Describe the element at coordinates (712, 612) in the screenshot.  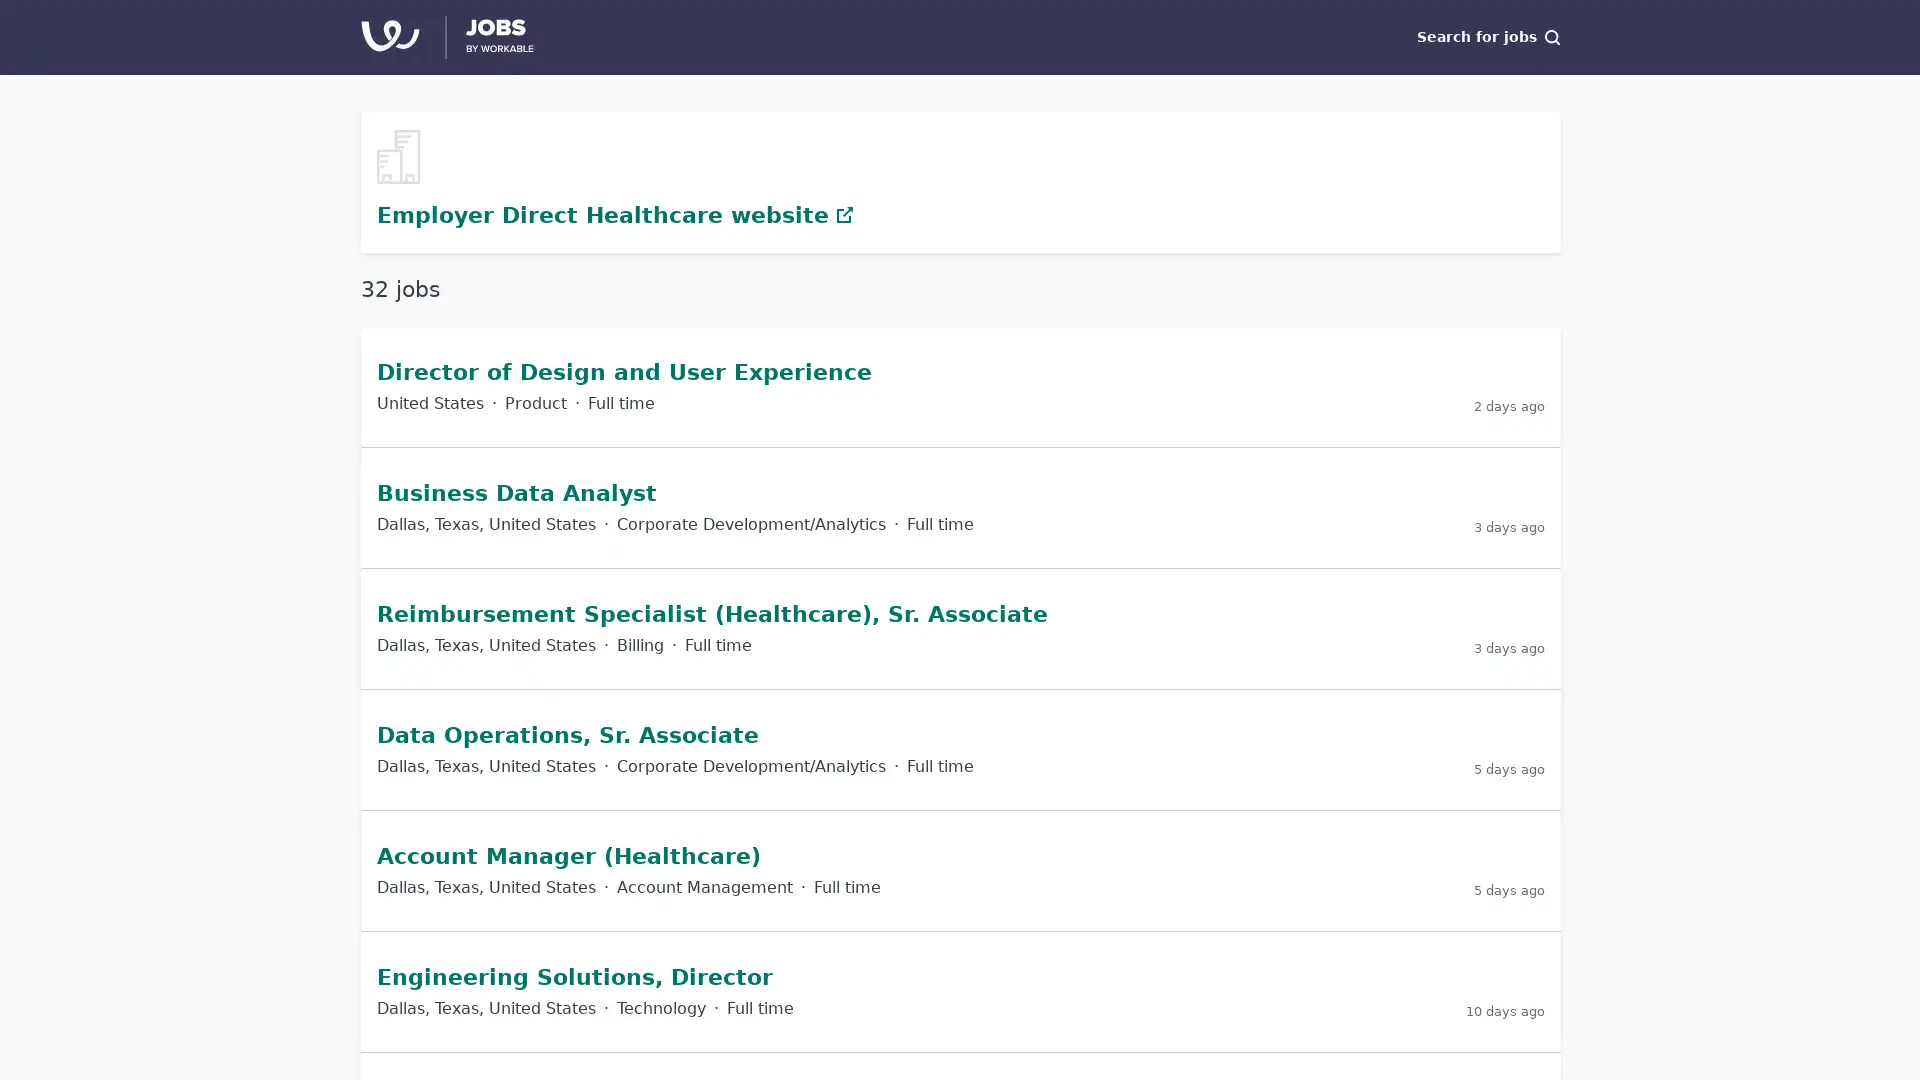
I see `Reimbursement Specialist (Healthcare), Sr. Associate` at that location.